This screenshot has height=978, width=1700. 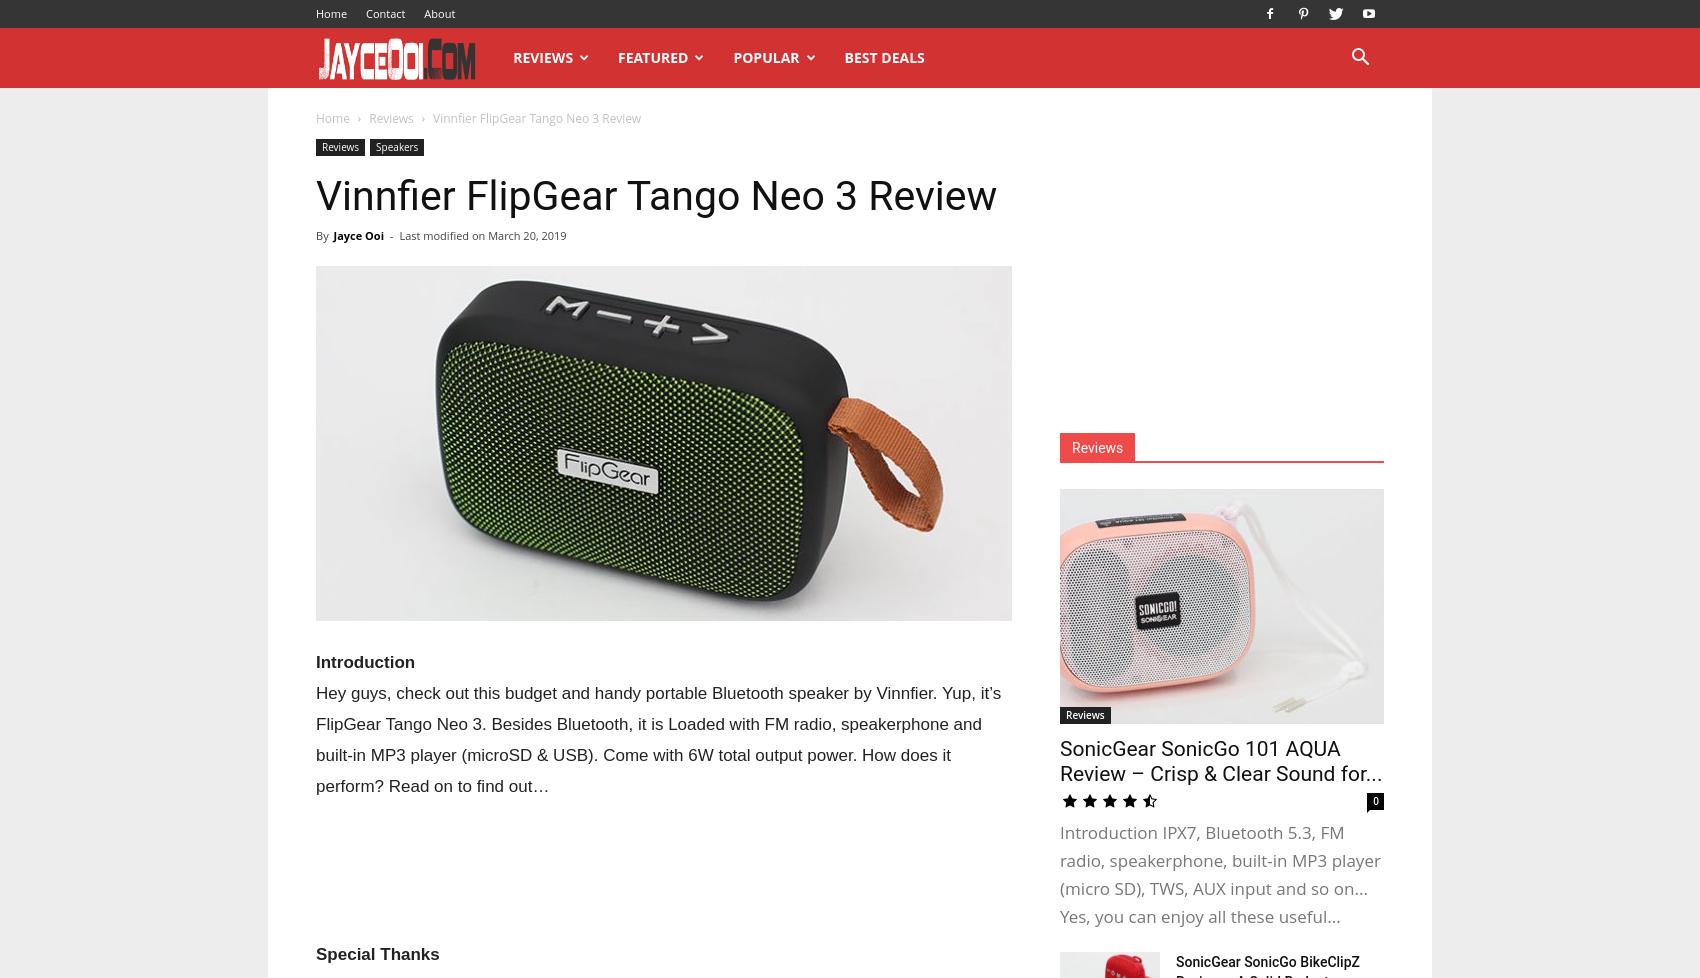 I want to click on 'Home', so click(x=332, y=118).